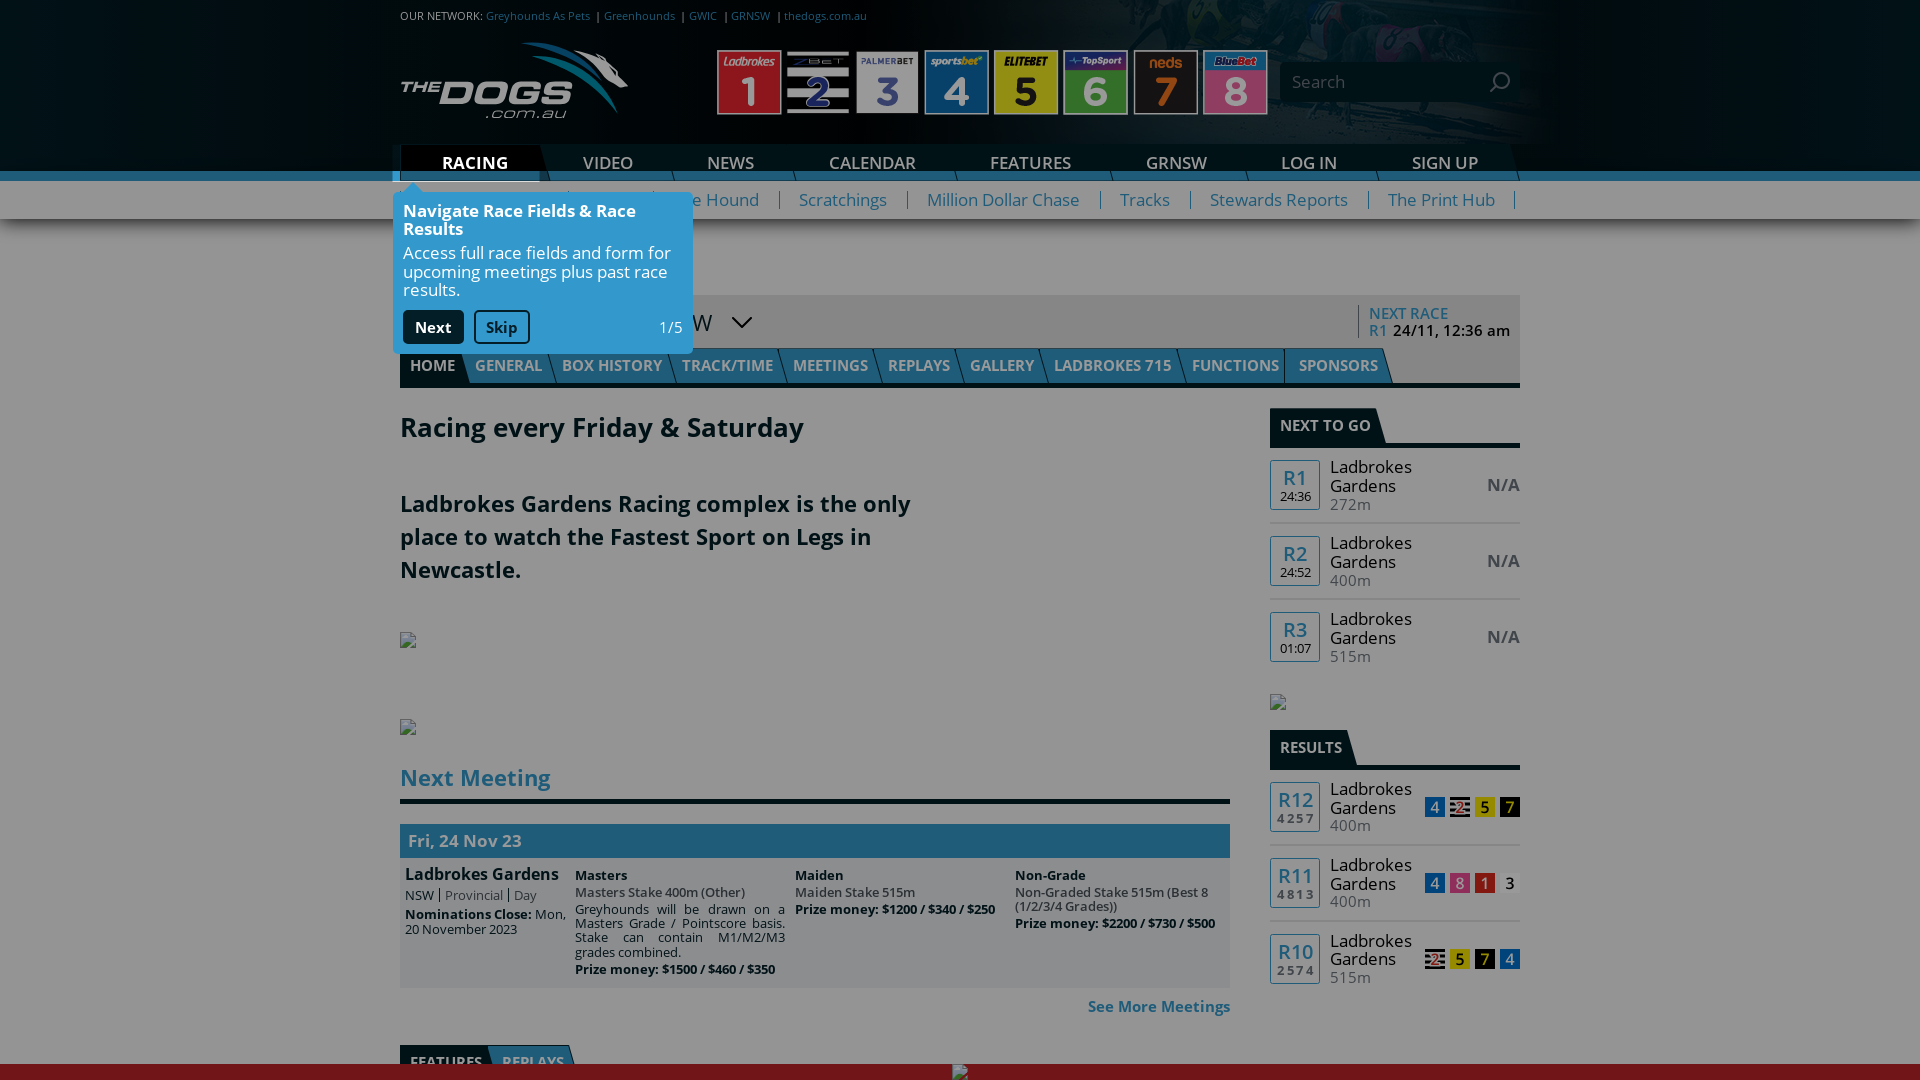 This screenshot has width=1920, height=1080. I want to click on 'GENERAL', so click(508, 365).